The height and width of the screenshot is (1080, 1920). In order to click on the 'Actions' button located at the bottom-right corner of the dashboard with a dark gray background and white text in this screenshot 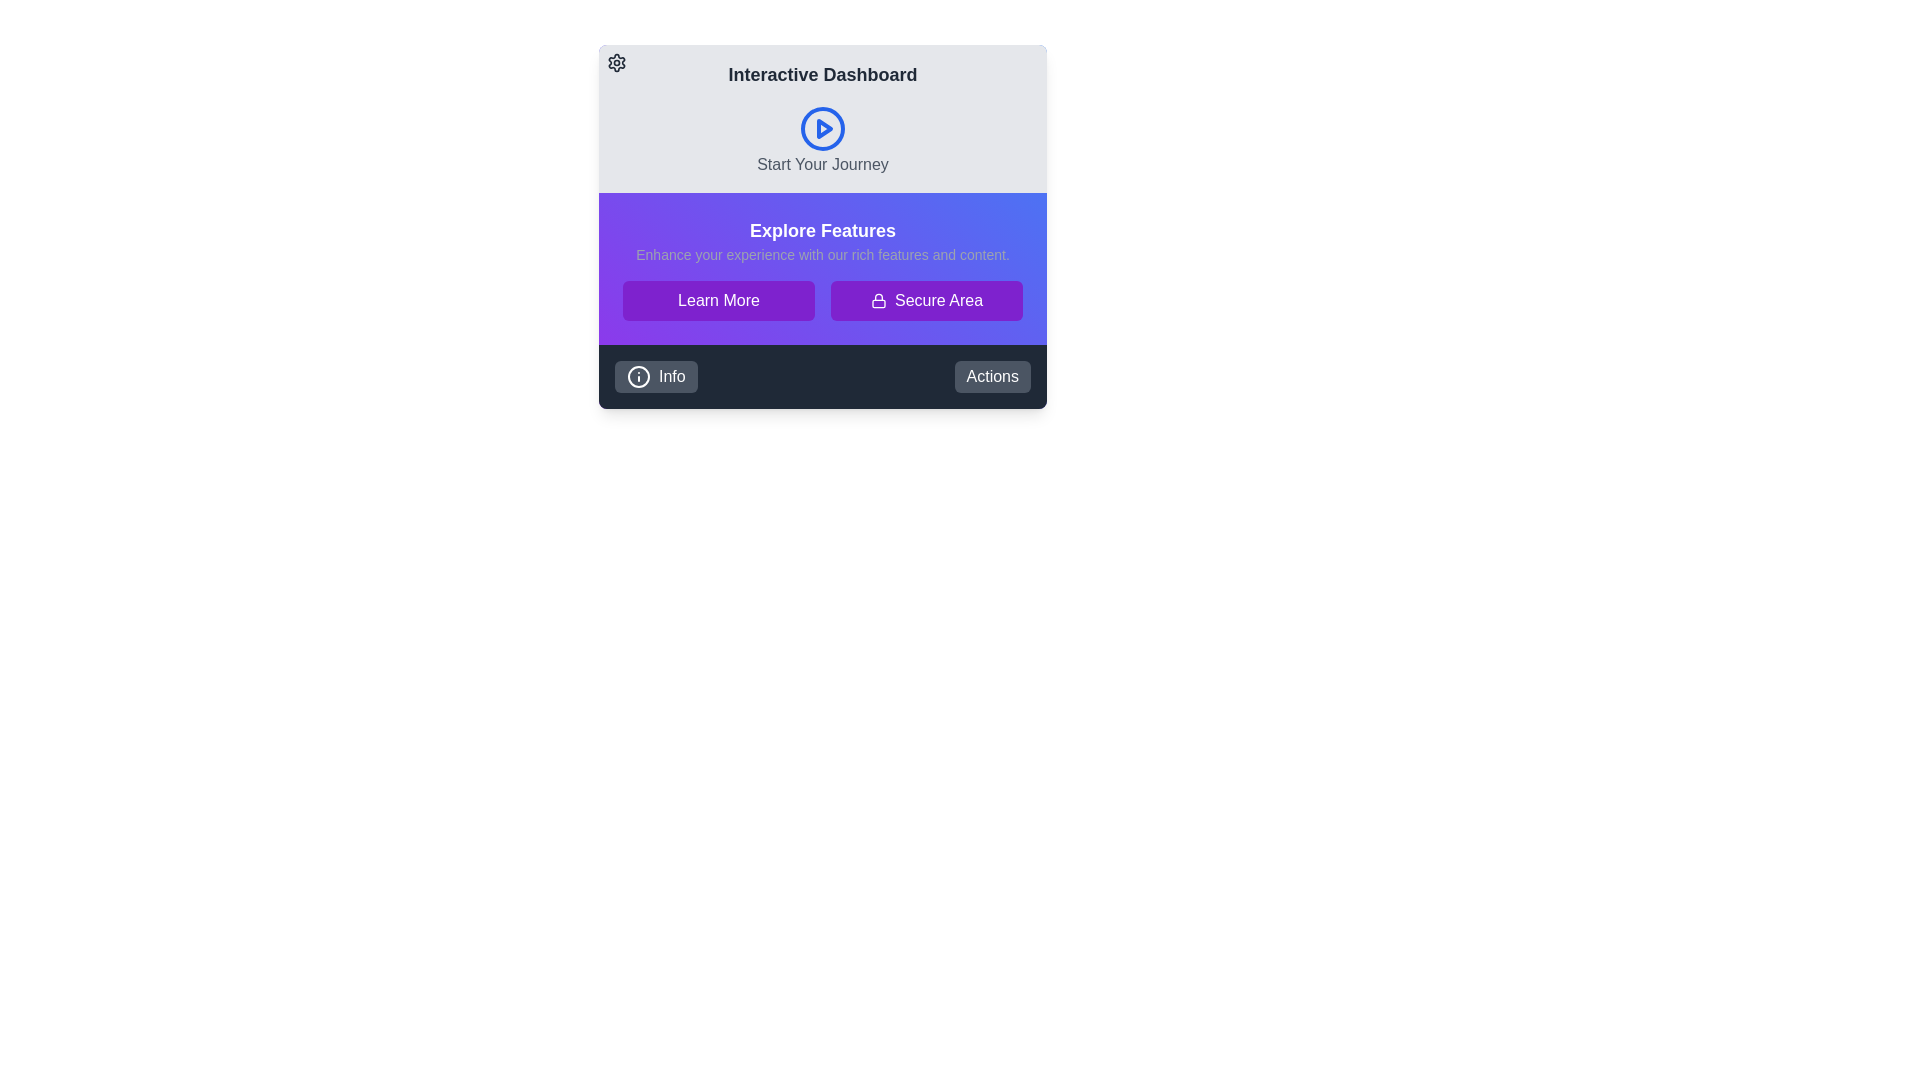, I will do `click(992, 377)`.